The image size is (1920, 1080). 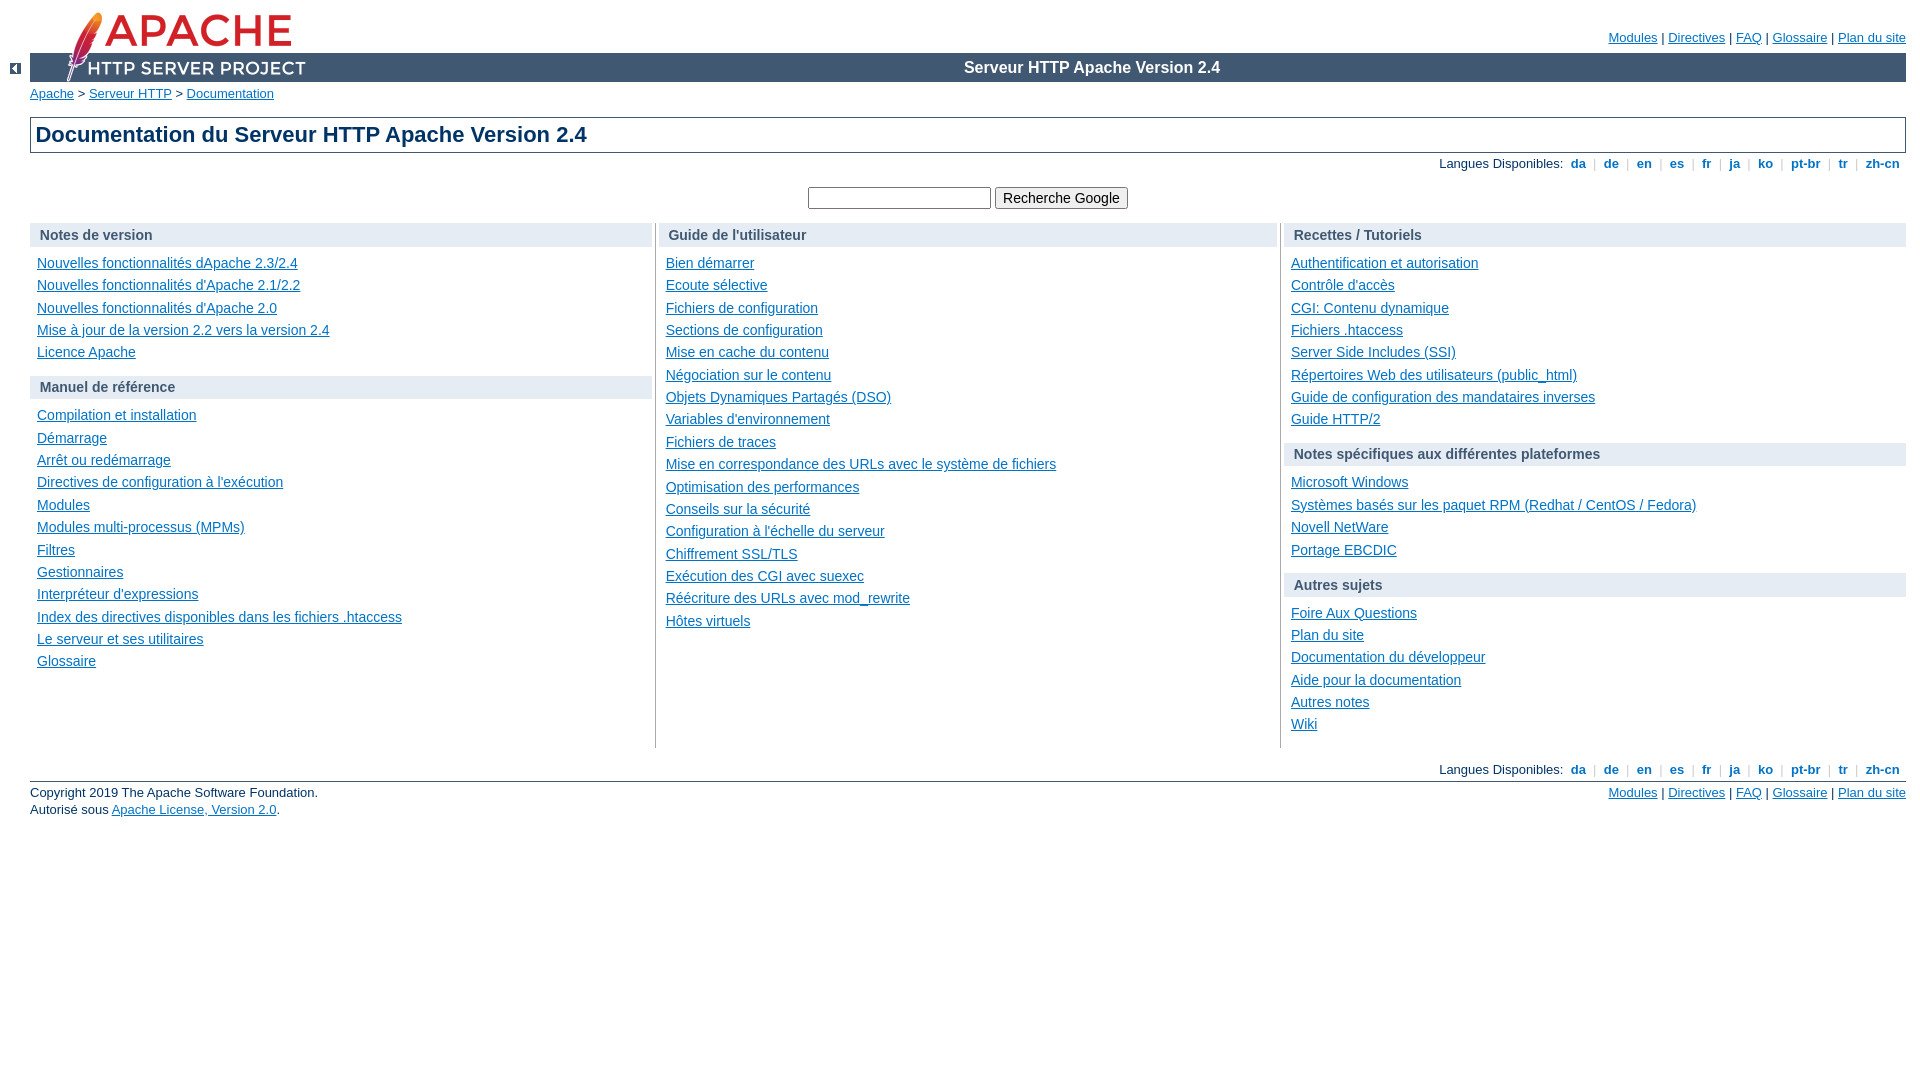 I want to click on '<-', so click(x=15, y=67).